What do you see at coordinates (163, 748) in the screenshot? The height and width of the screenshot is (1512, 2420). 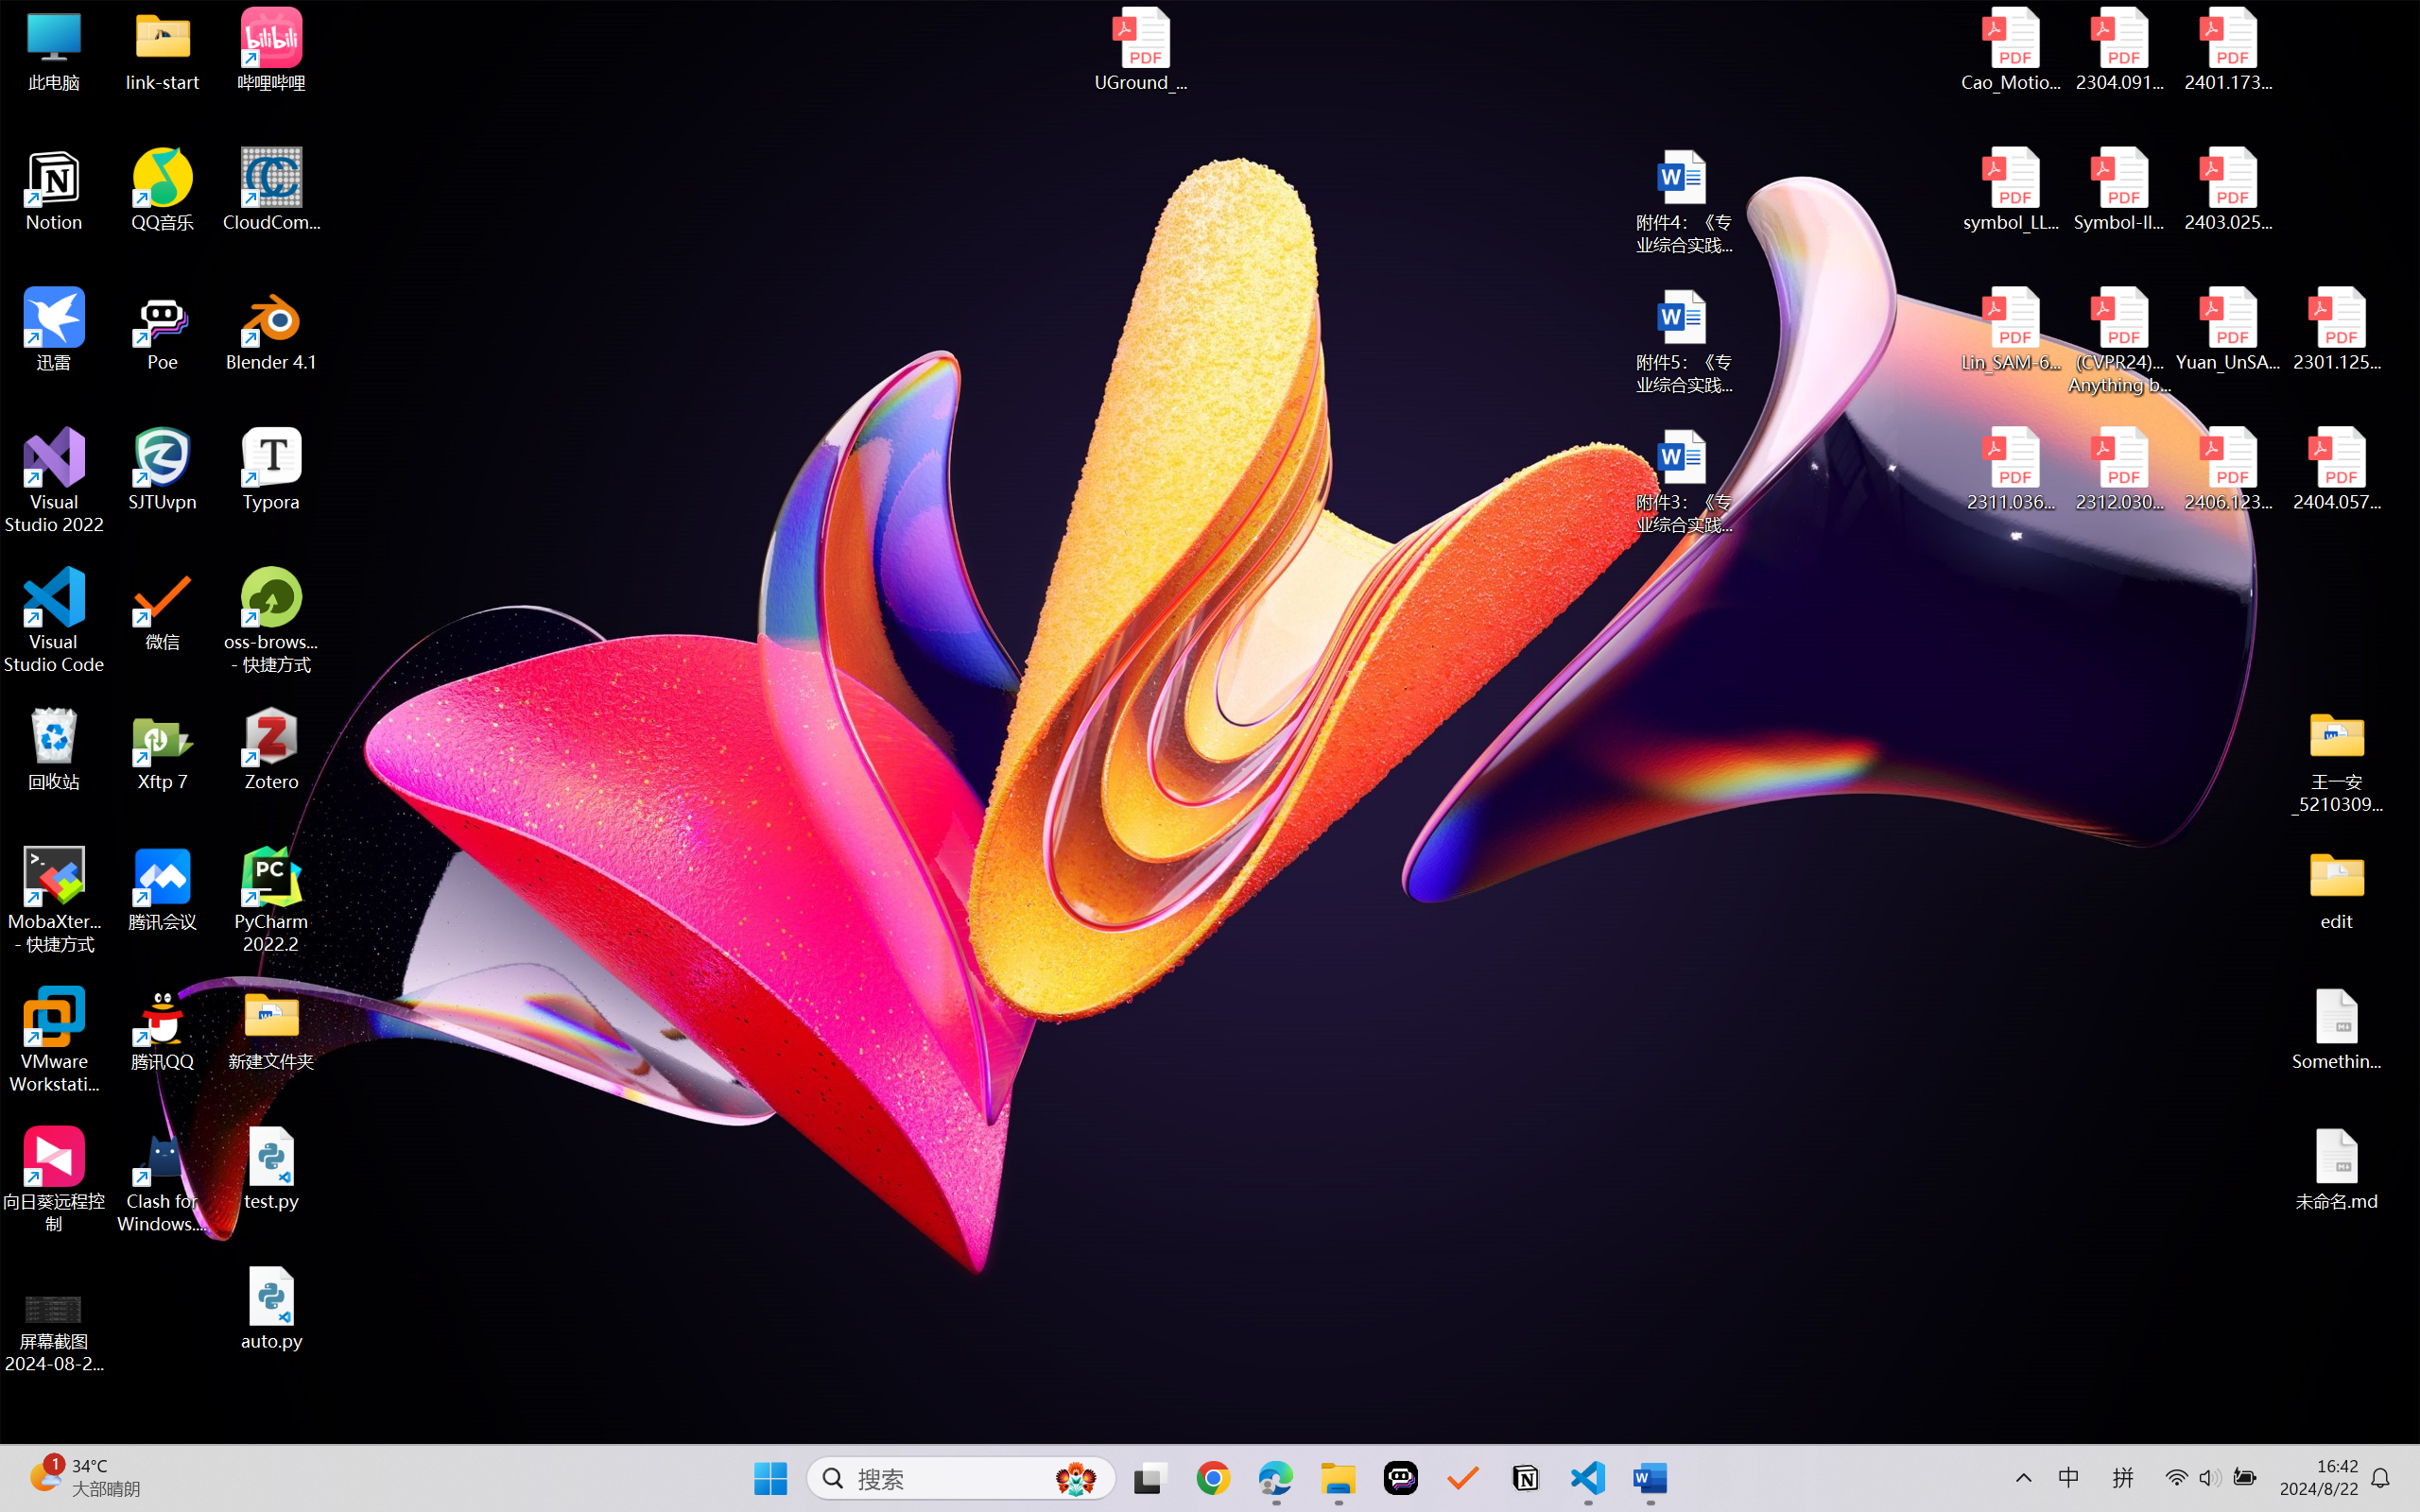 I see `'Xftp 7'` at bounding box center [163, 748].